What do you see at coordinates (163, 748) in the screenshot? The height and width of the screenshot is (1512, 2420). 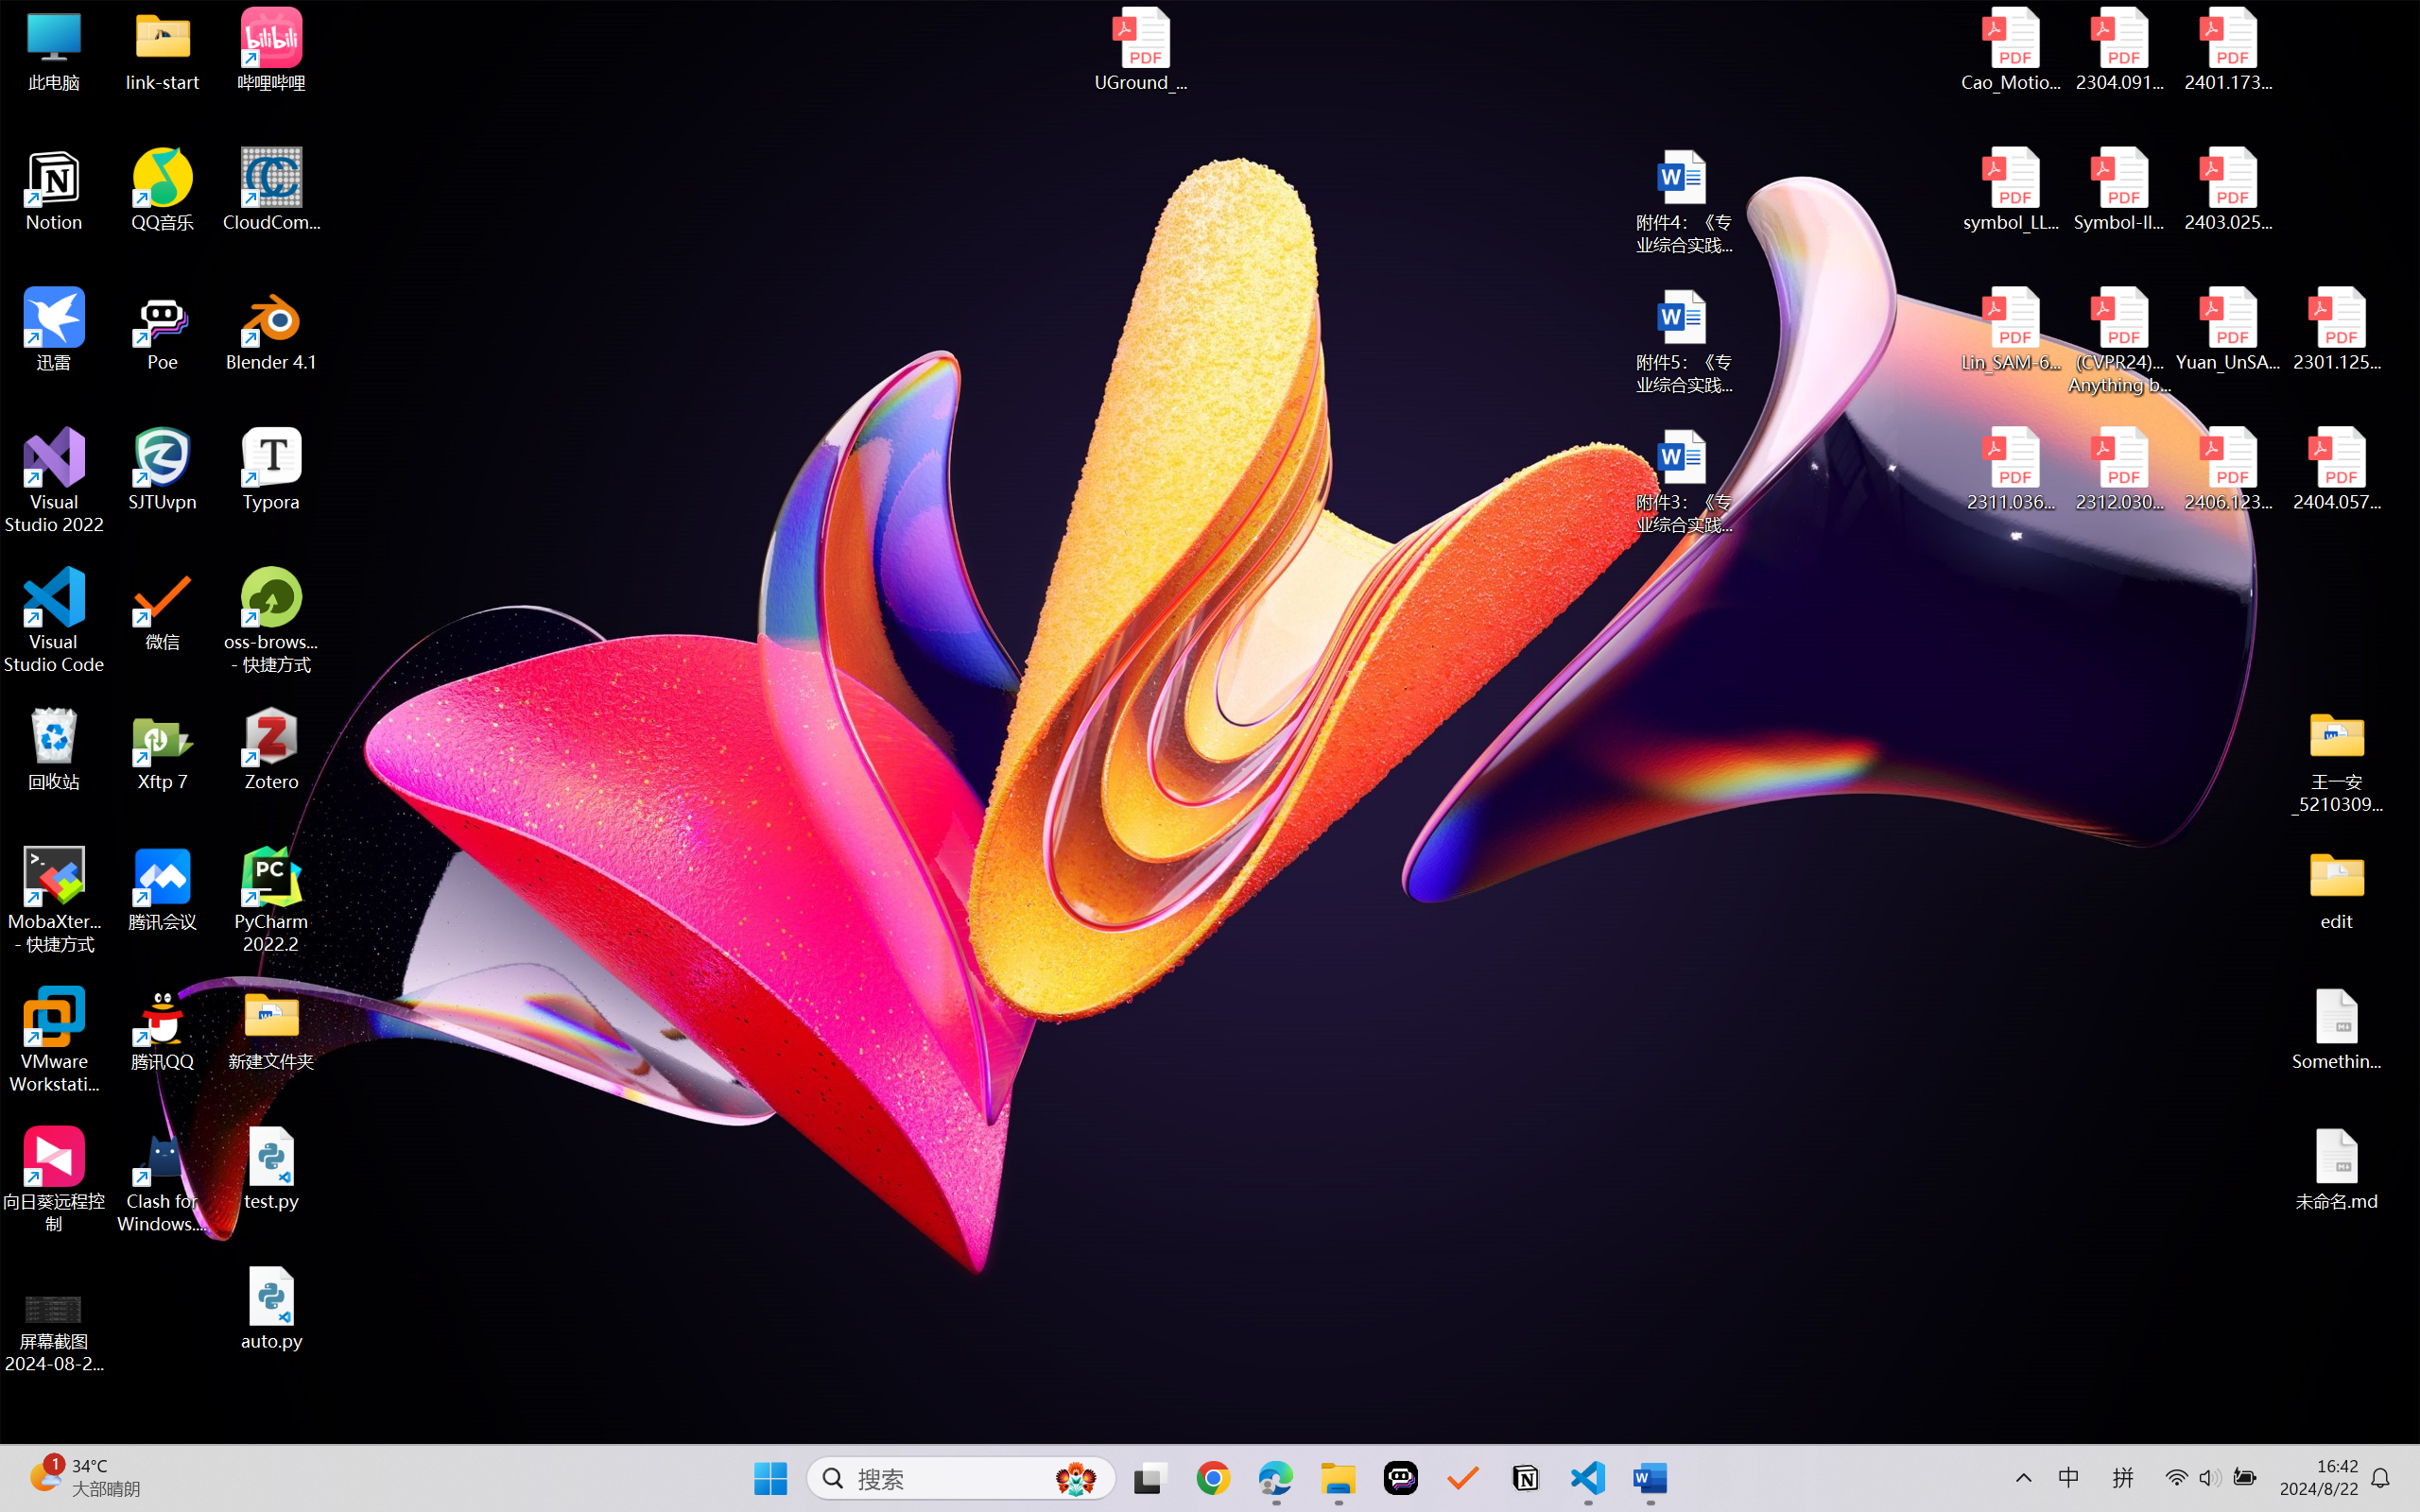 I see `'Xftp 7'` at bounding box center [163, 748].